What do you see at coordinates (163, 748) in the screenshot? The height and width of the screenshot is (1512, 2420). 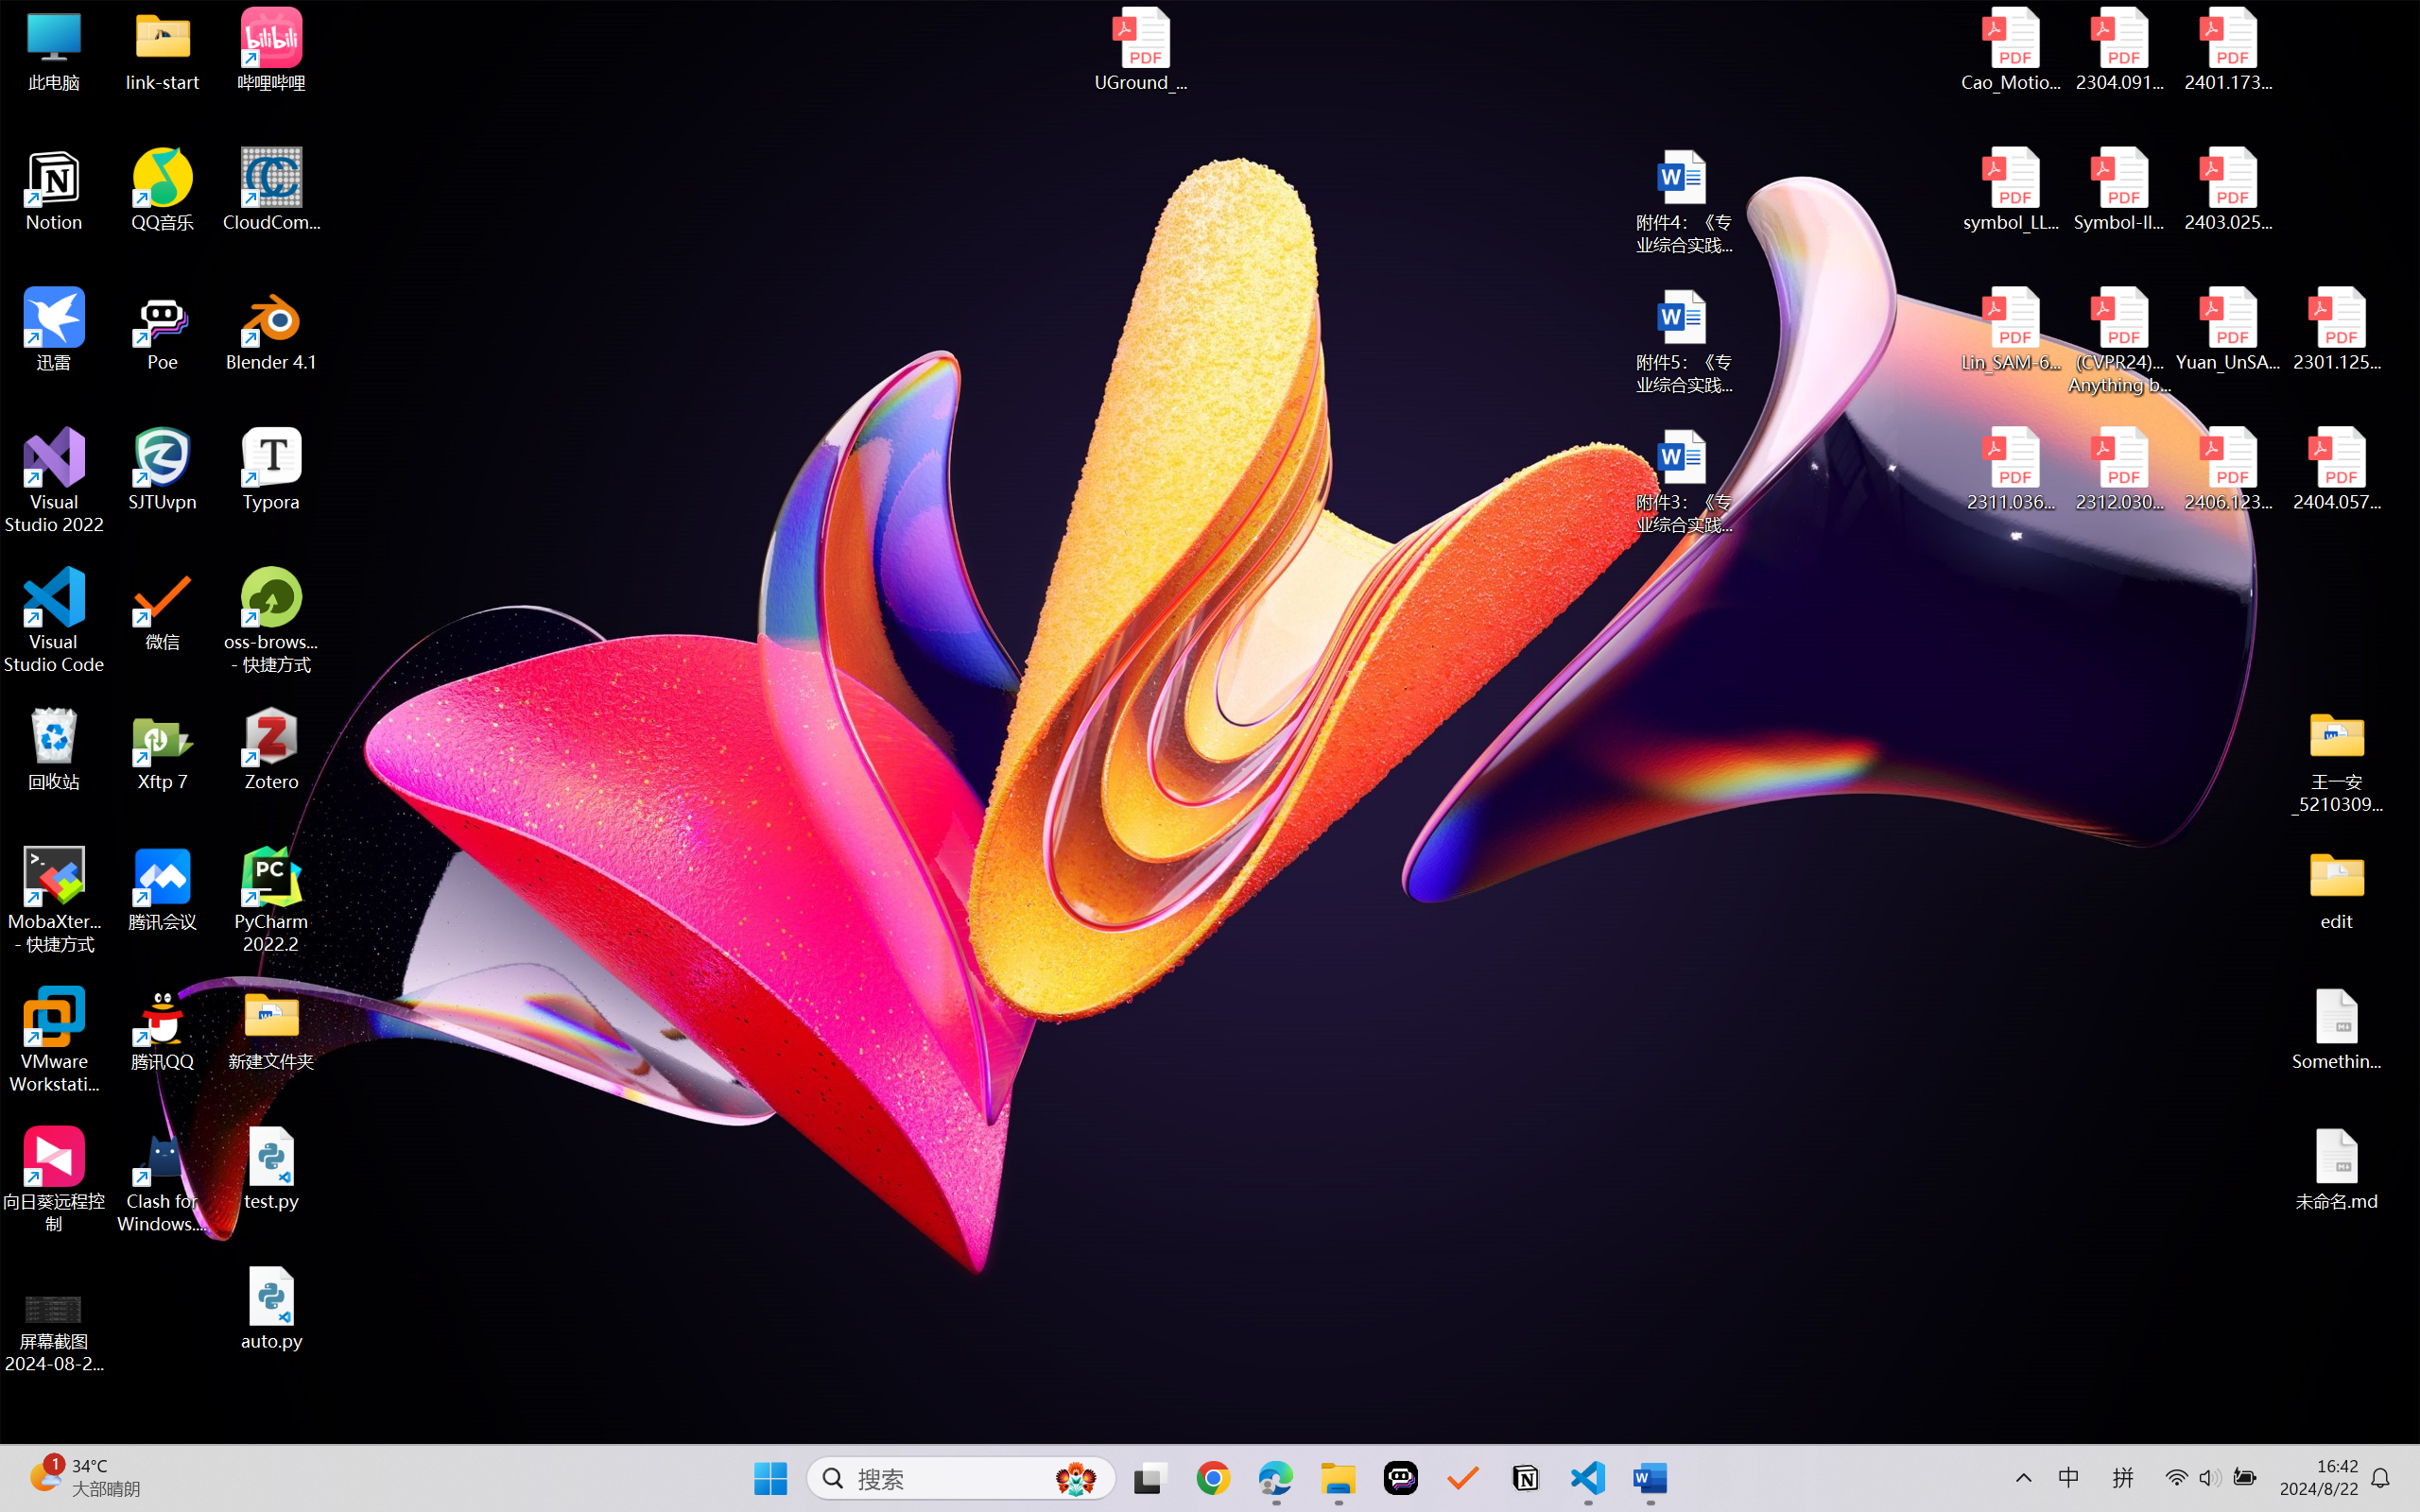 I see `'Xftp 7'` at bounding box center [163, 748].